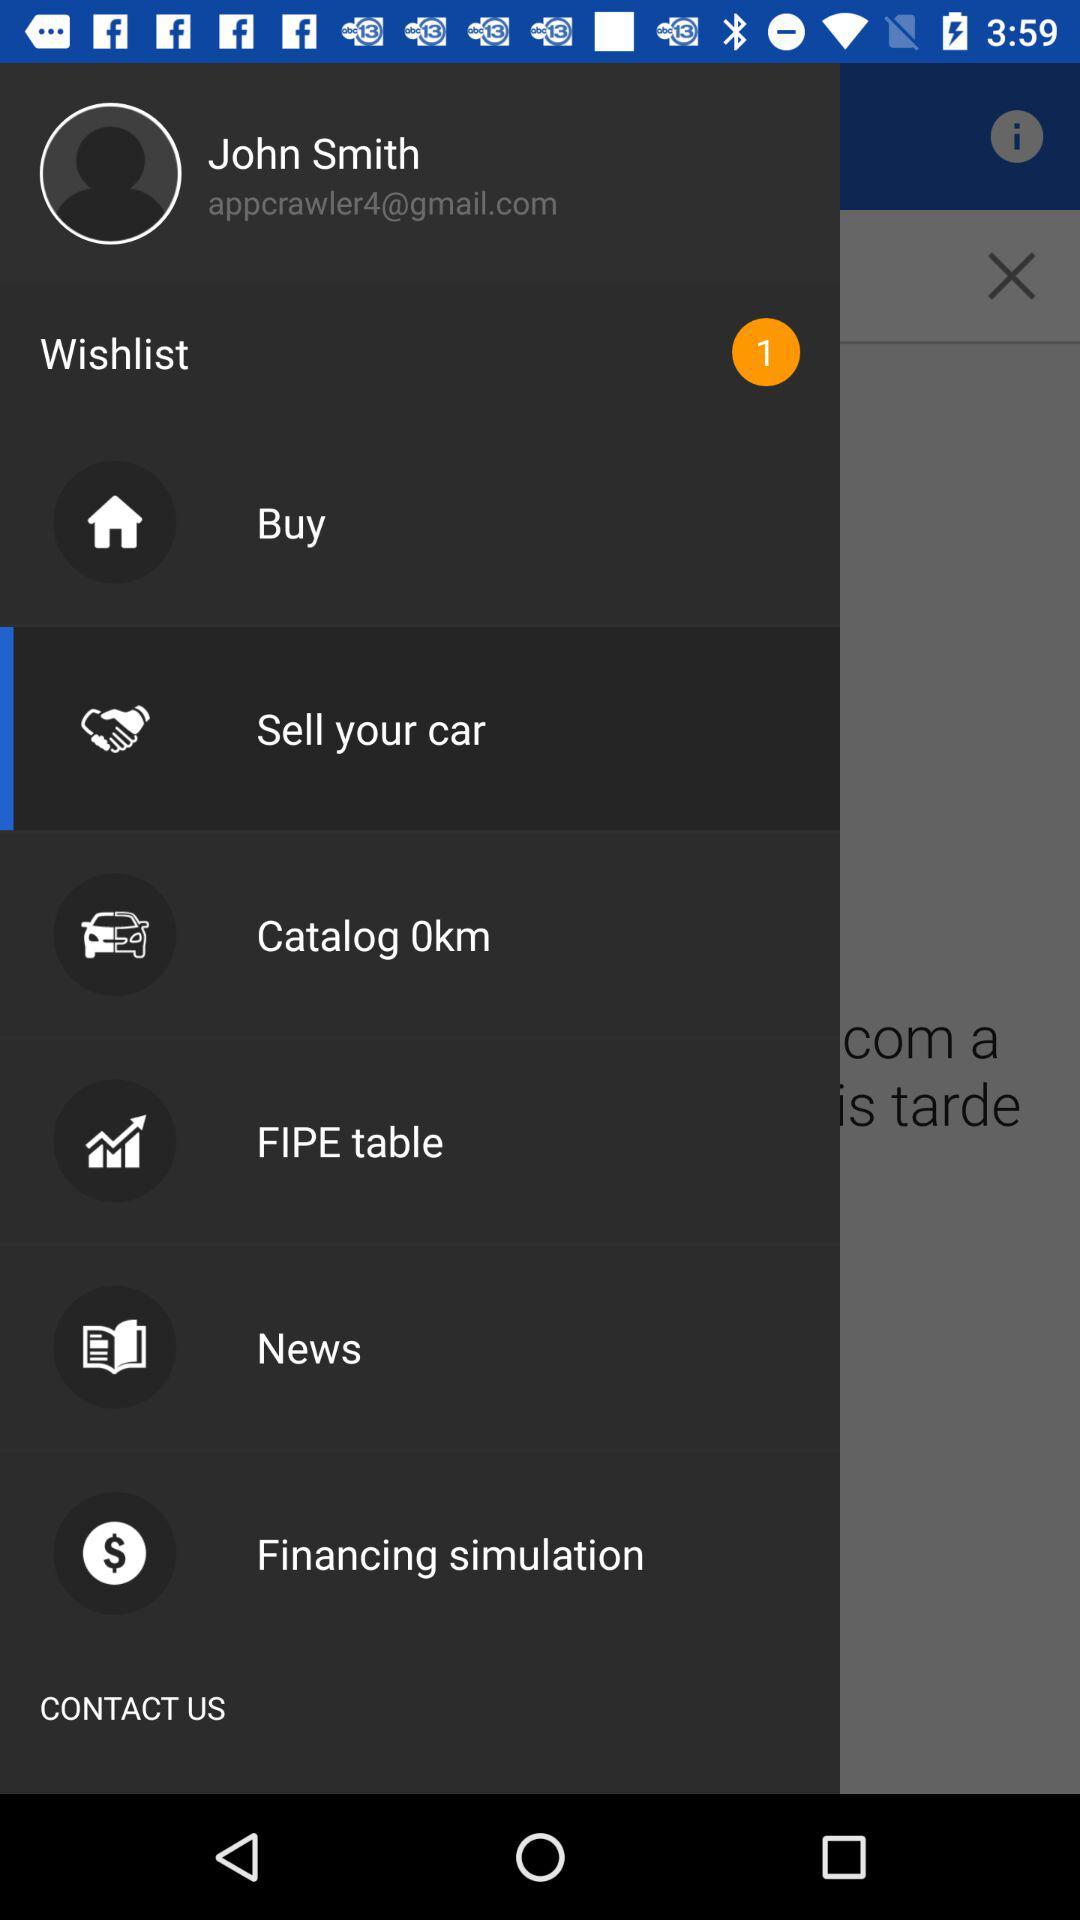  Describe the element at coordinates (1011, 274) in the screenshot. I see `the close icon` at that location.